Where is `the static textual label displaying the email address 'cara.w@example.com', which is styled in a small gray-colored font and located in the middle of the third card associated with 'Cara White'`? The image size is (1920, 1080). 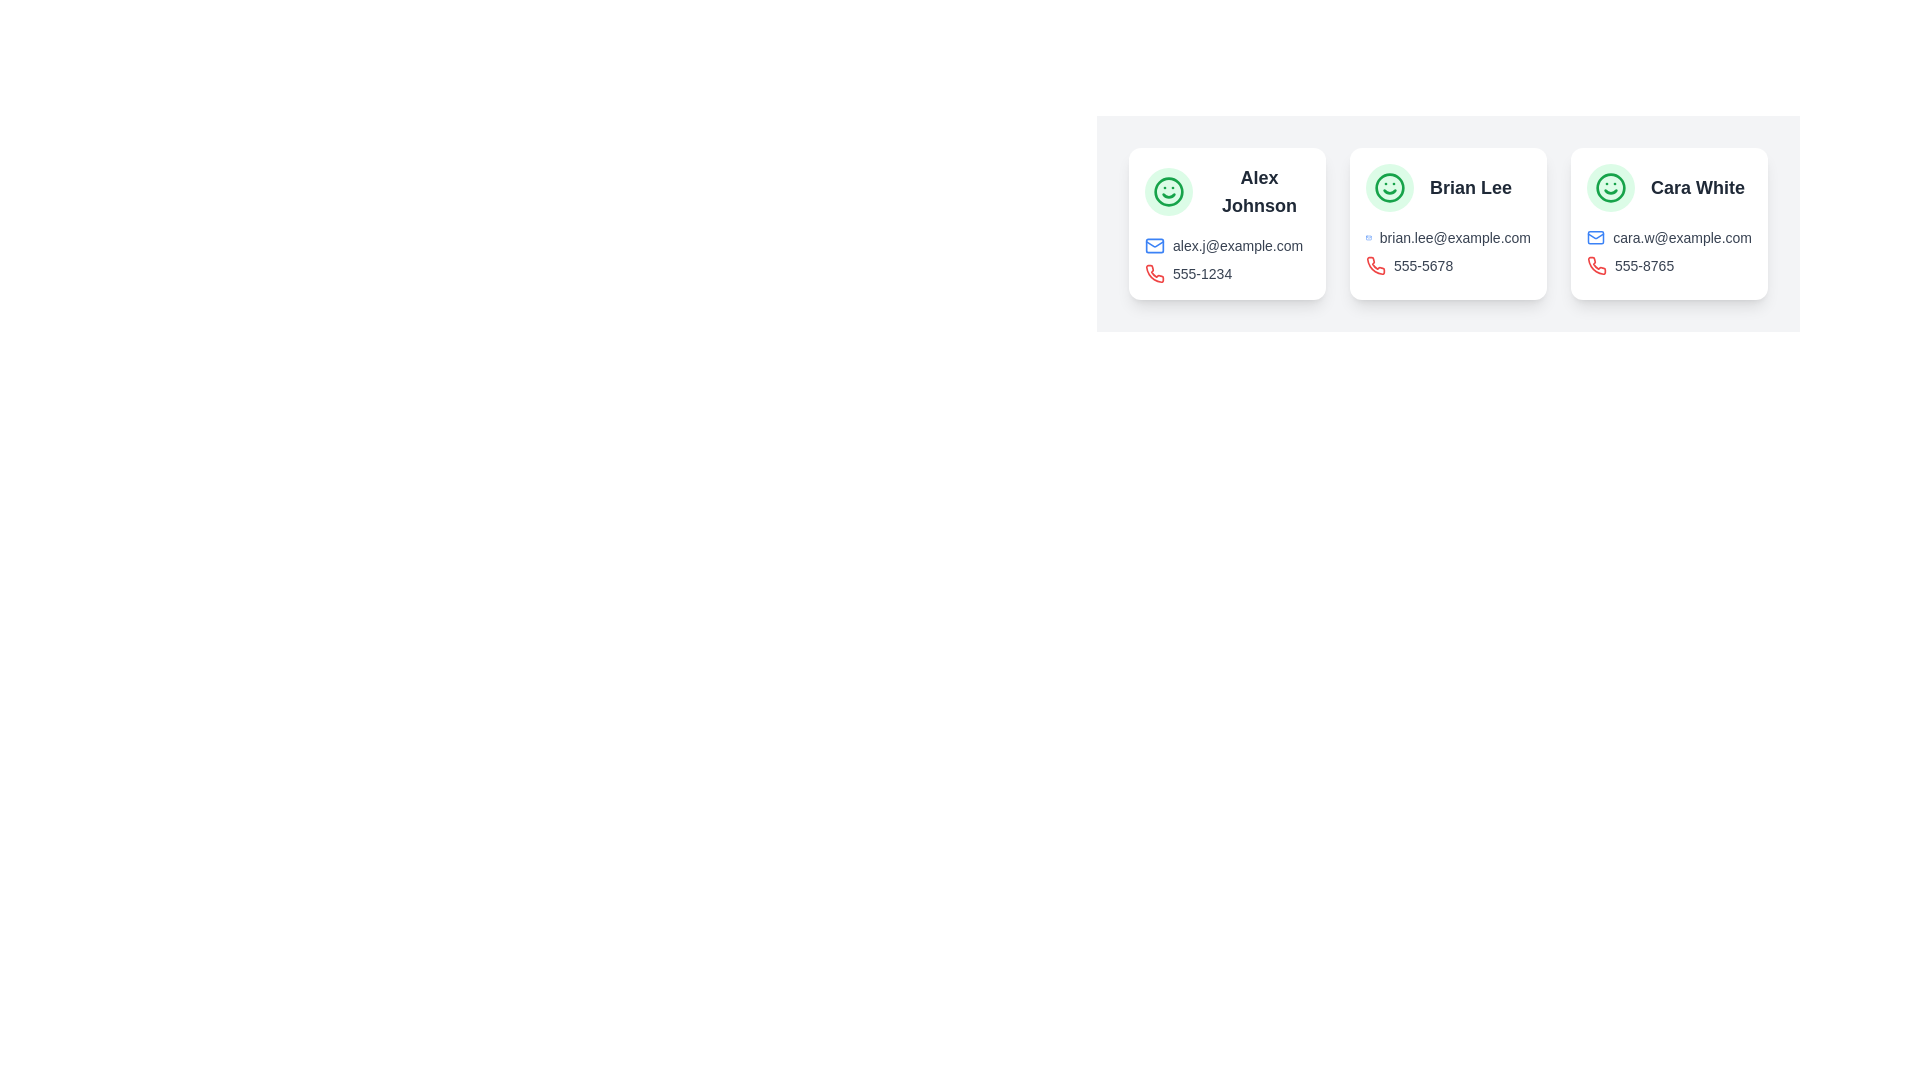 the static textual label displaying the email address 'cara.w@example.com', which is styled in a small gray-colored font and located in the middle of the third card associated with 'Cara White' is located at coordinates (1681, 237).